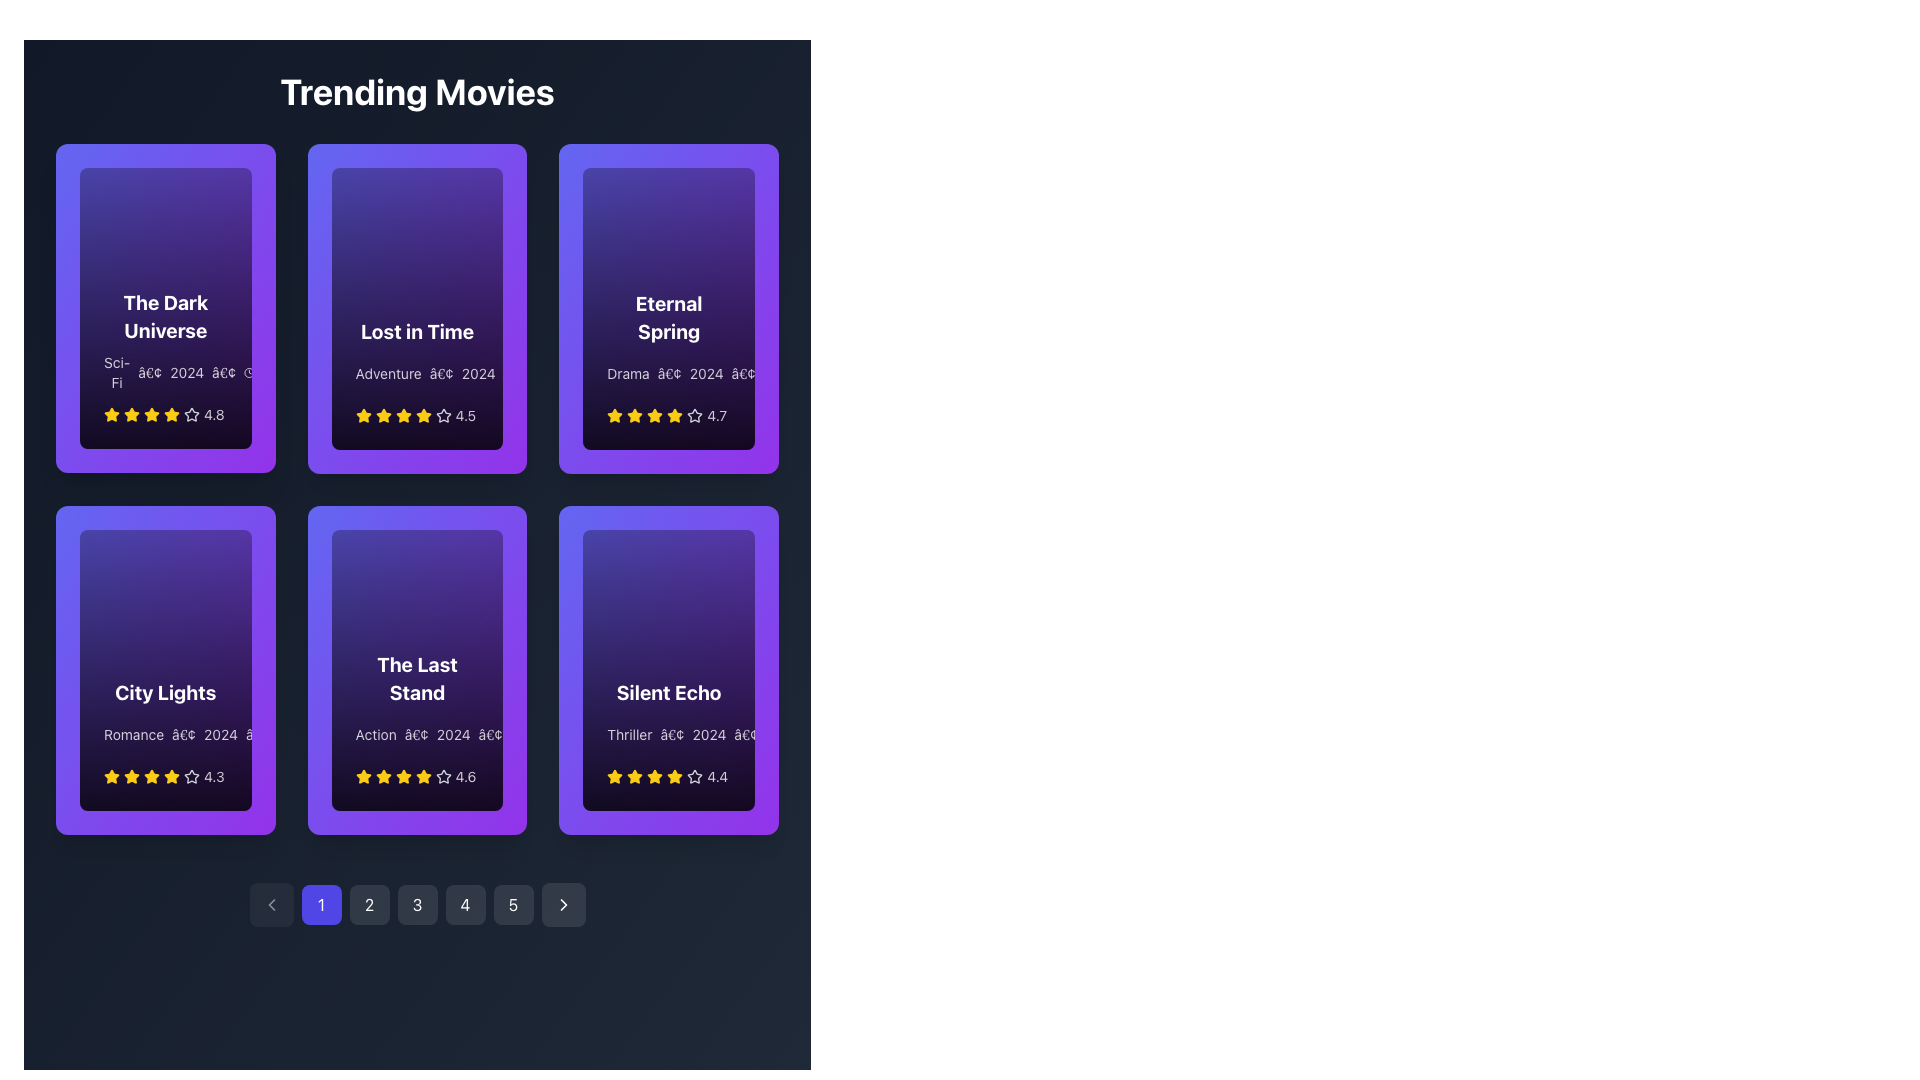  Describe the element at coordinates (440, 373) in the screenshot. I see `the textual icon/separator represented by 'â€¢' located between 'Adventure' and '2024' in the second card of the 'Trending Movies' section` at that location.